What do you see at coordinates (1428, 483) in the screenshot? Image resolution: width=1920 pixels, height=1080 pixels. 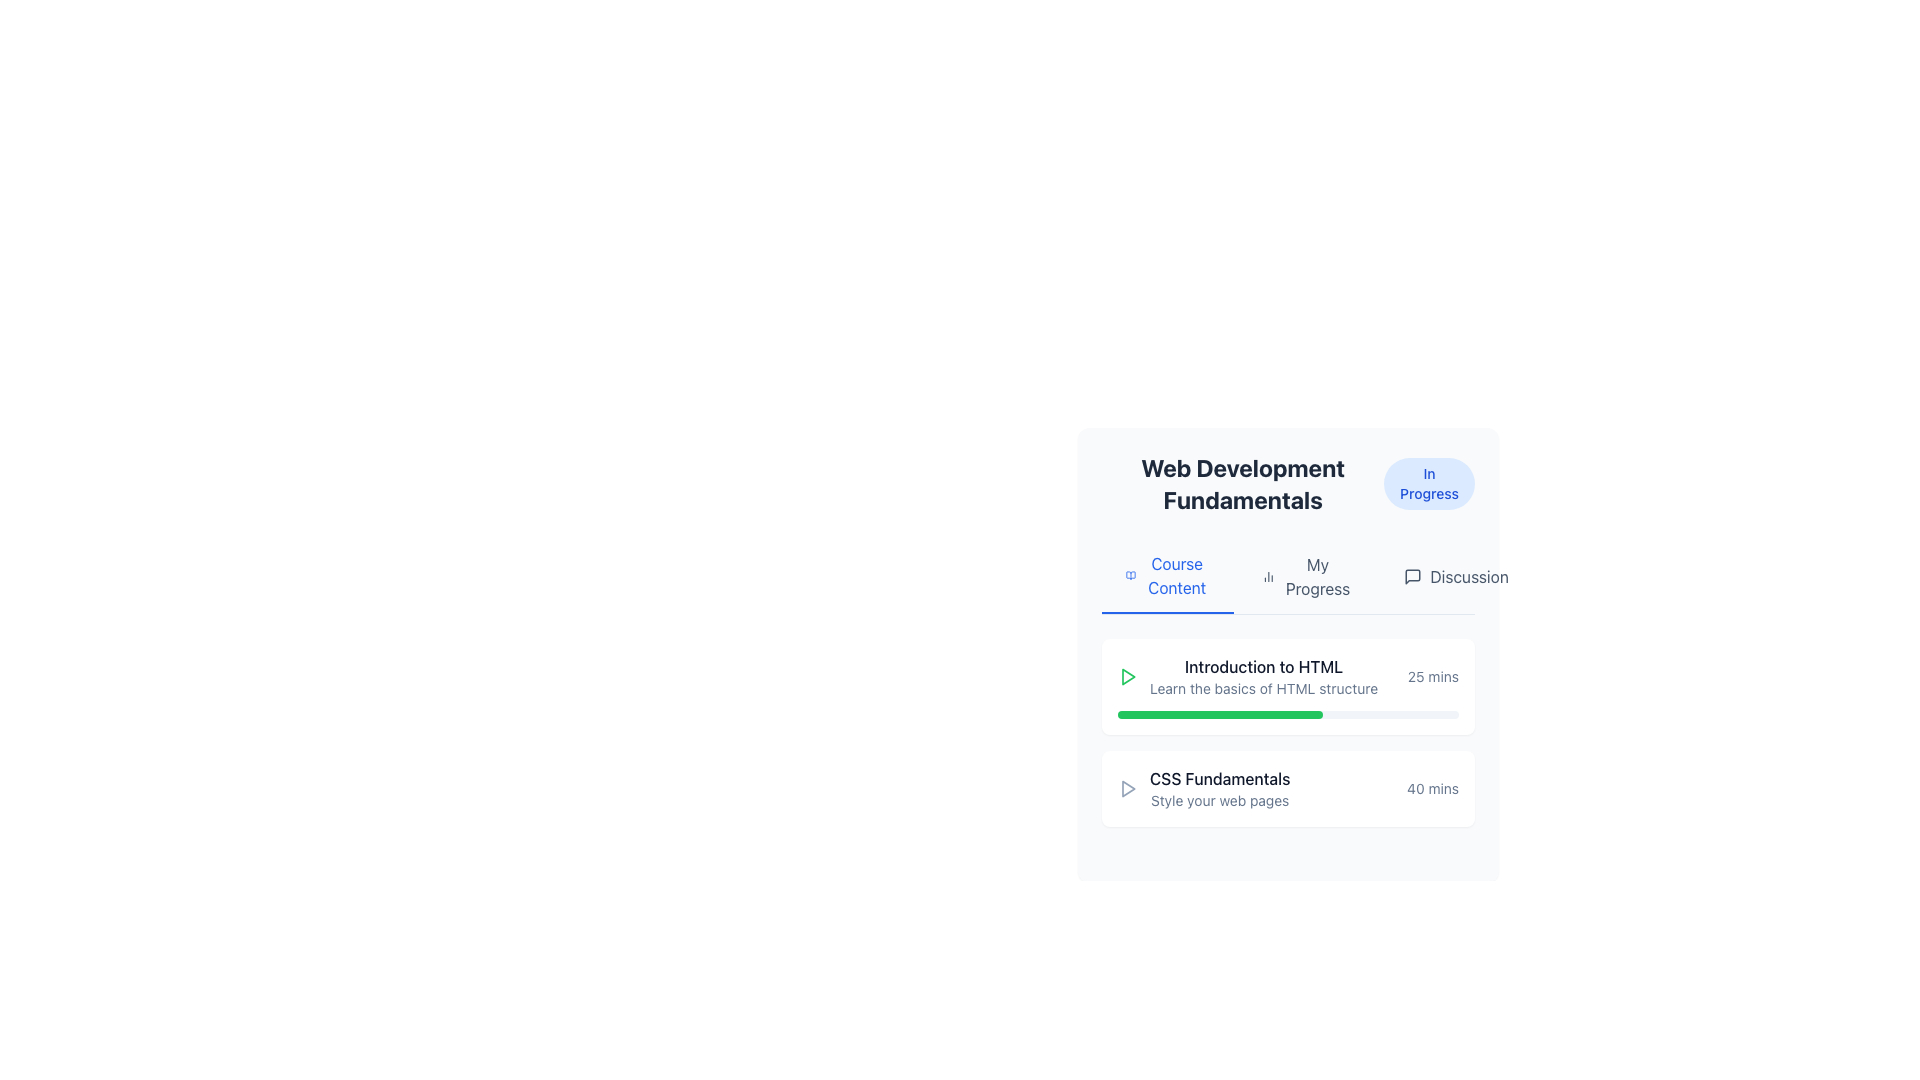 I see `the Status badge with blue background and white text labeled 'In Progress'` at bounding box center [1428, 483].